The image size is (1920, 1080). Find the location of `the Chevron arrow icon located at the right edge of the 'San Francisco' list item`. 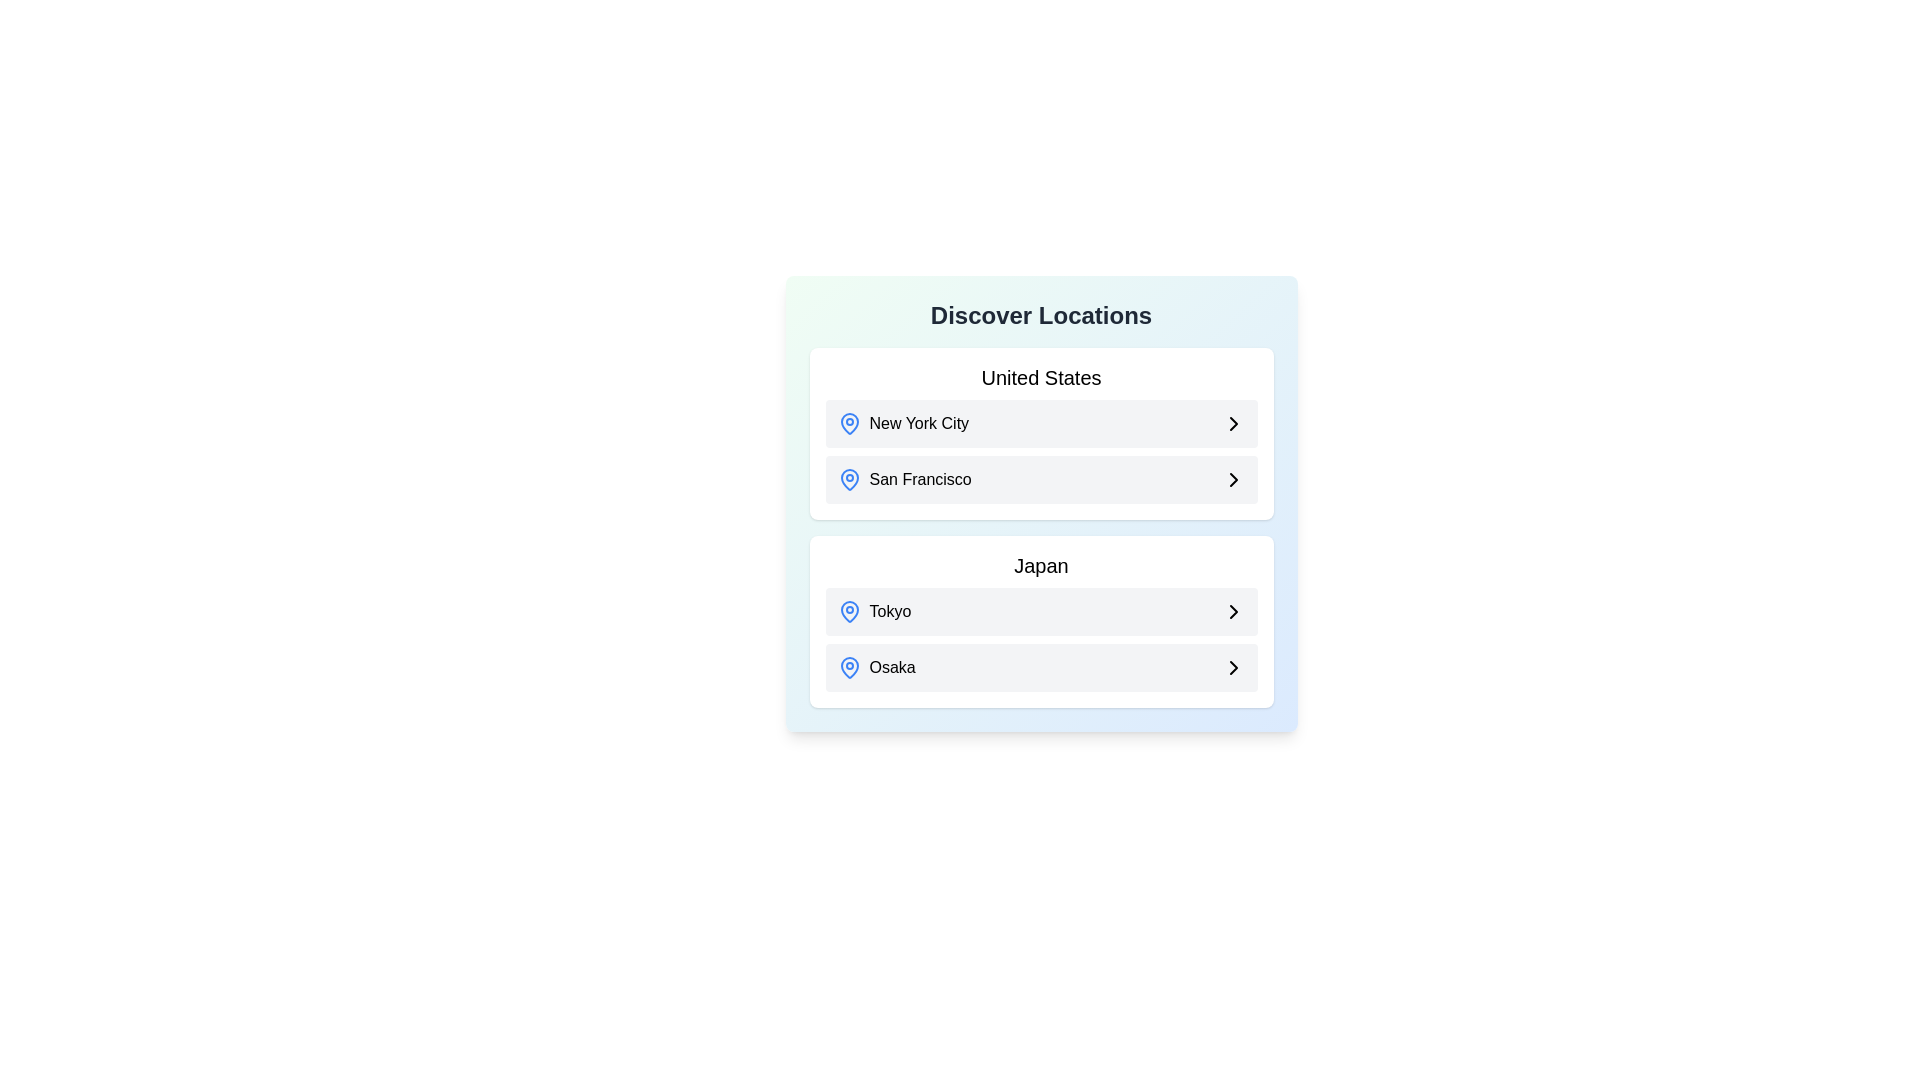

the Chevron arrow icon located at the right edge of the 'San Francisco' list item is located at coordinates (1232, 479).